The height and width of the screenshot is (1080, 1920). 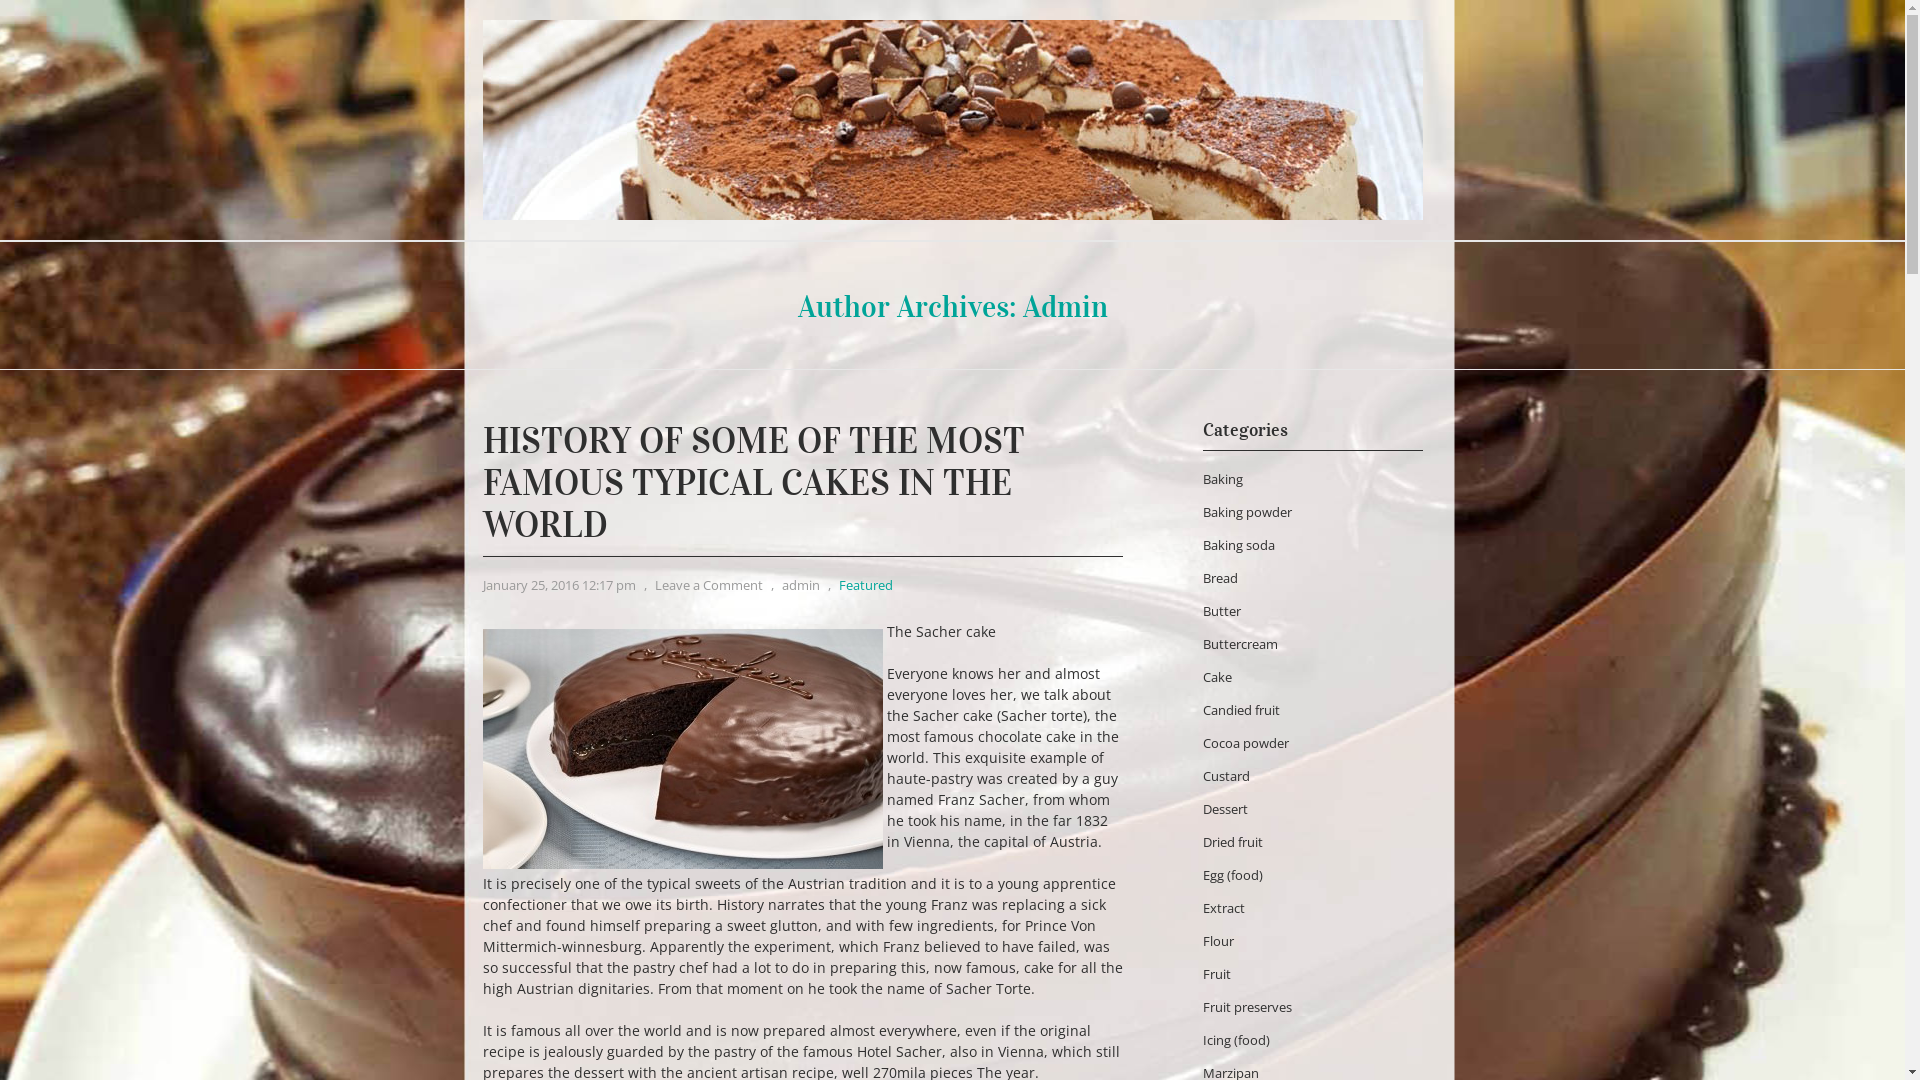 I want to click on 'Leave a Comment', so click(x=708, y=585).